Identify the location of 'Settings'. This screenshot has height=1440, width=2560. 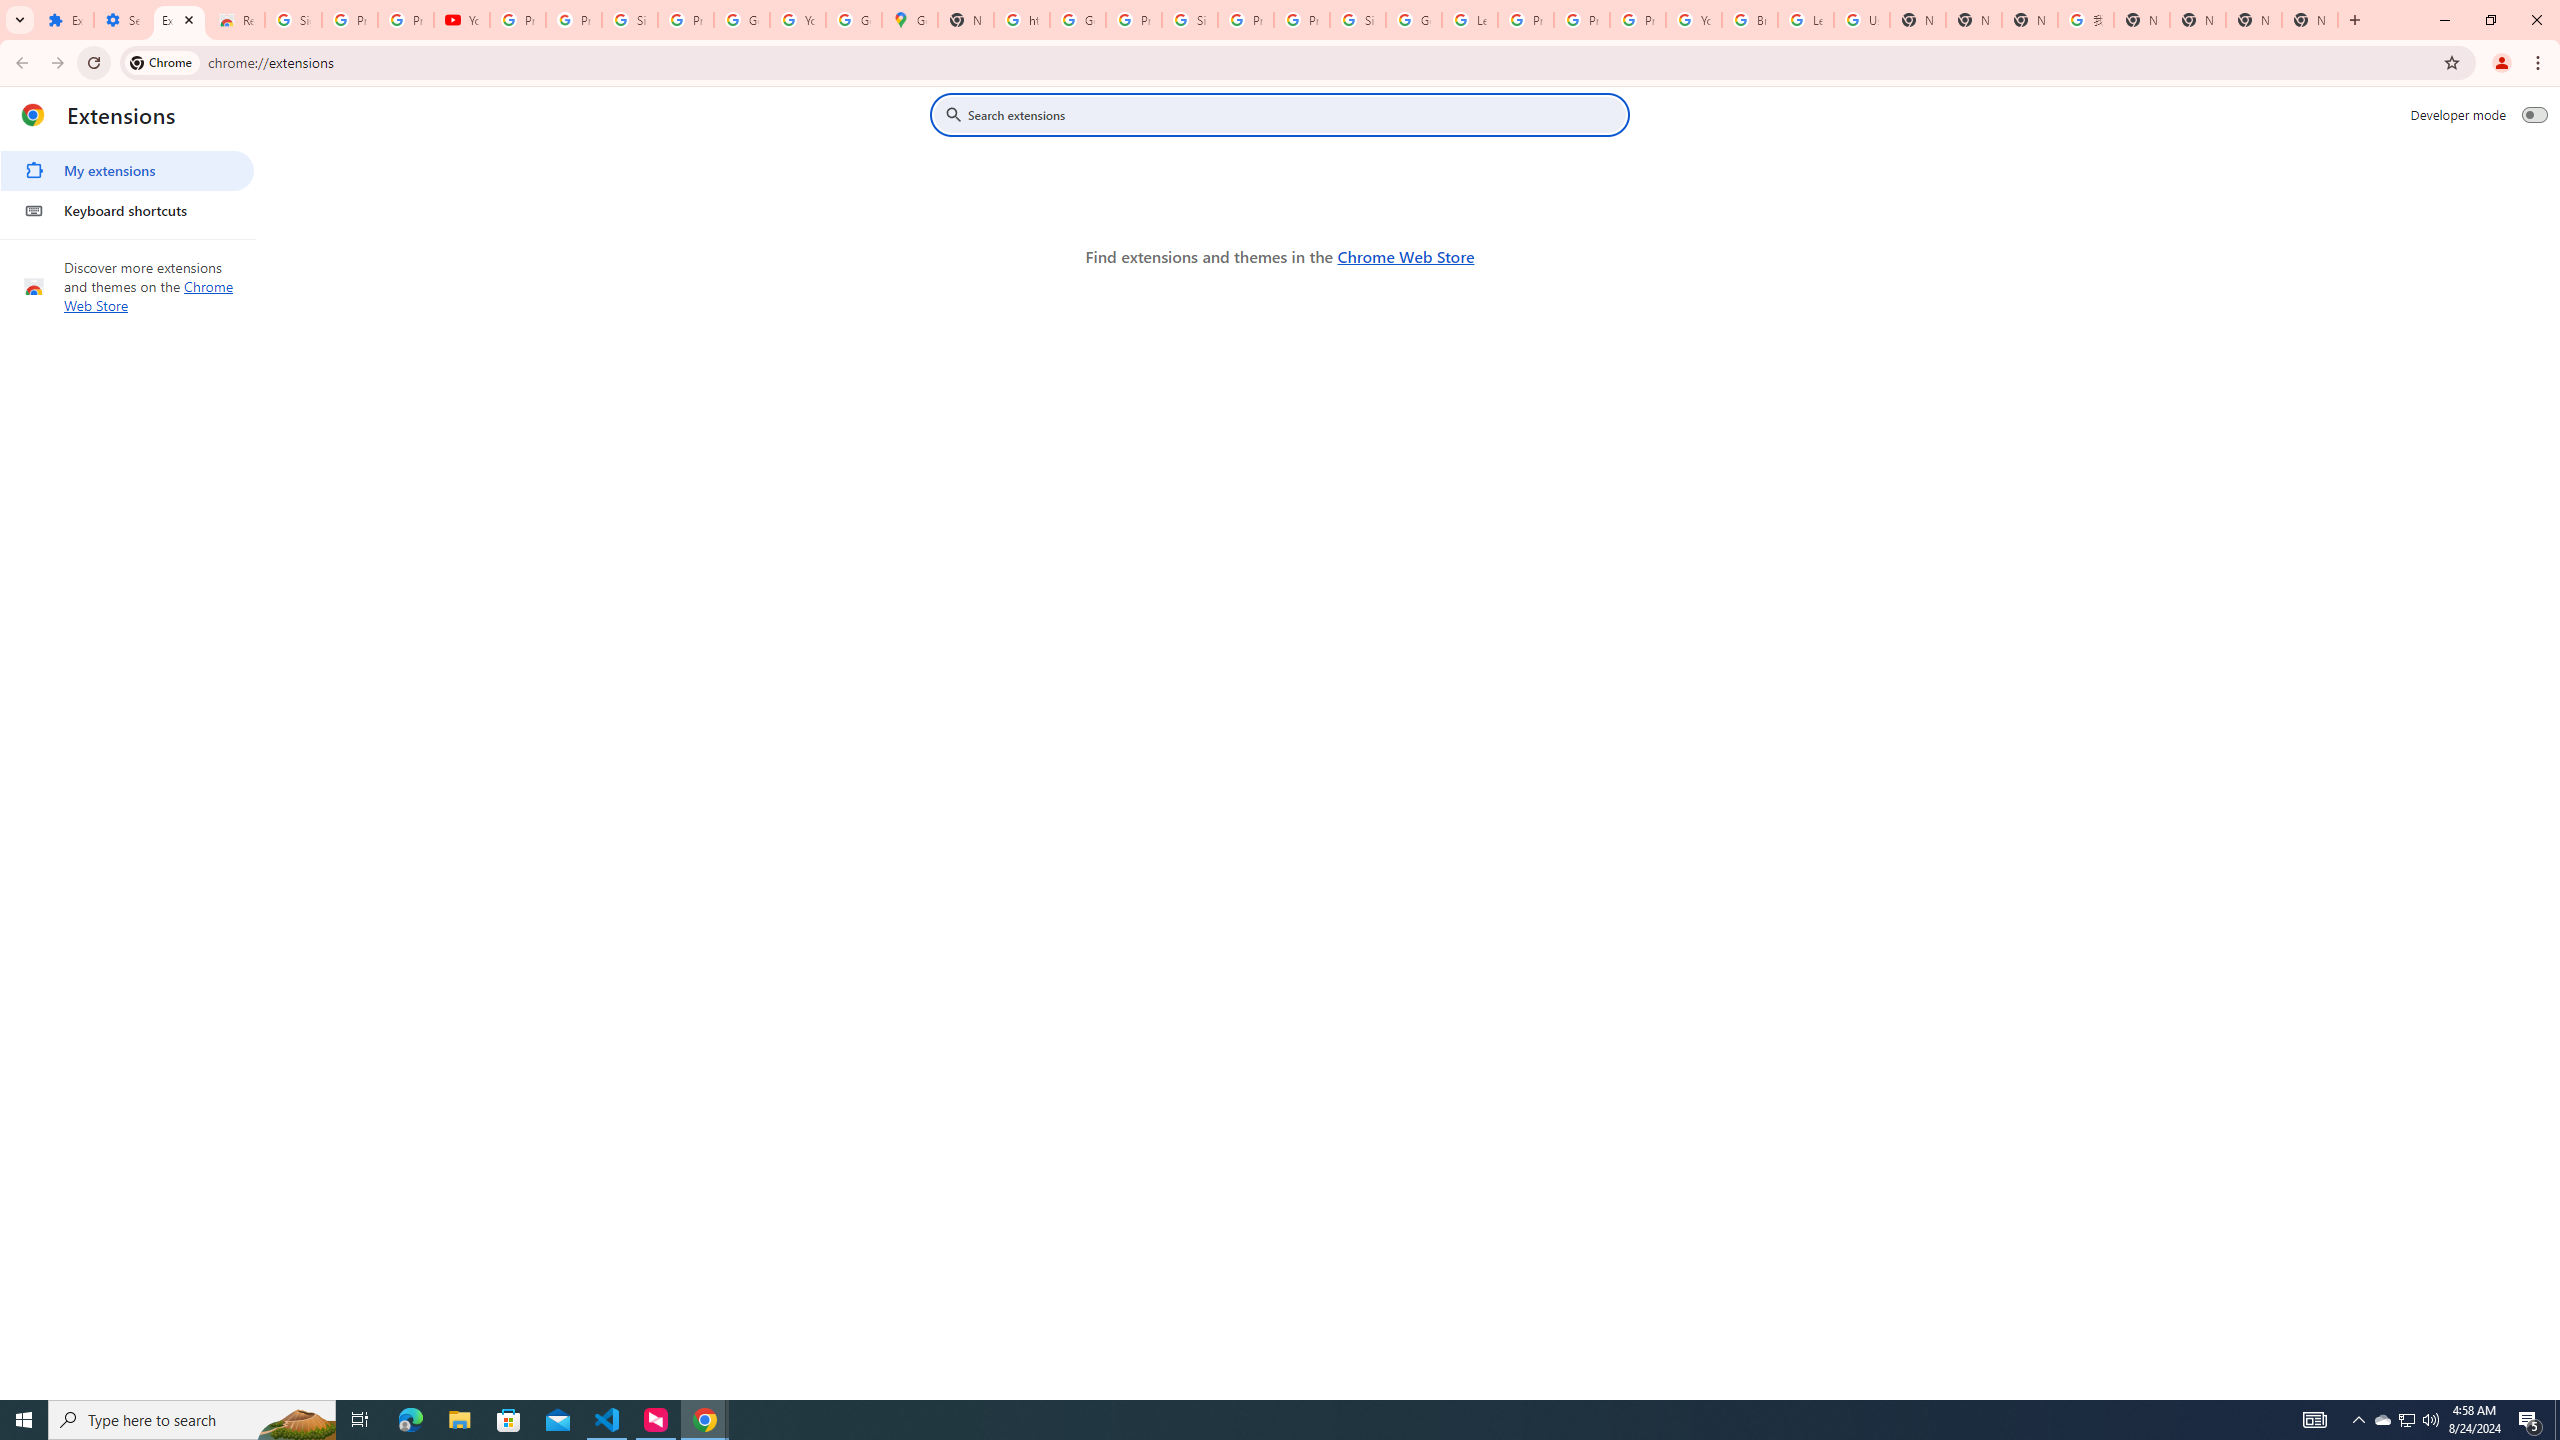
(121, 19).